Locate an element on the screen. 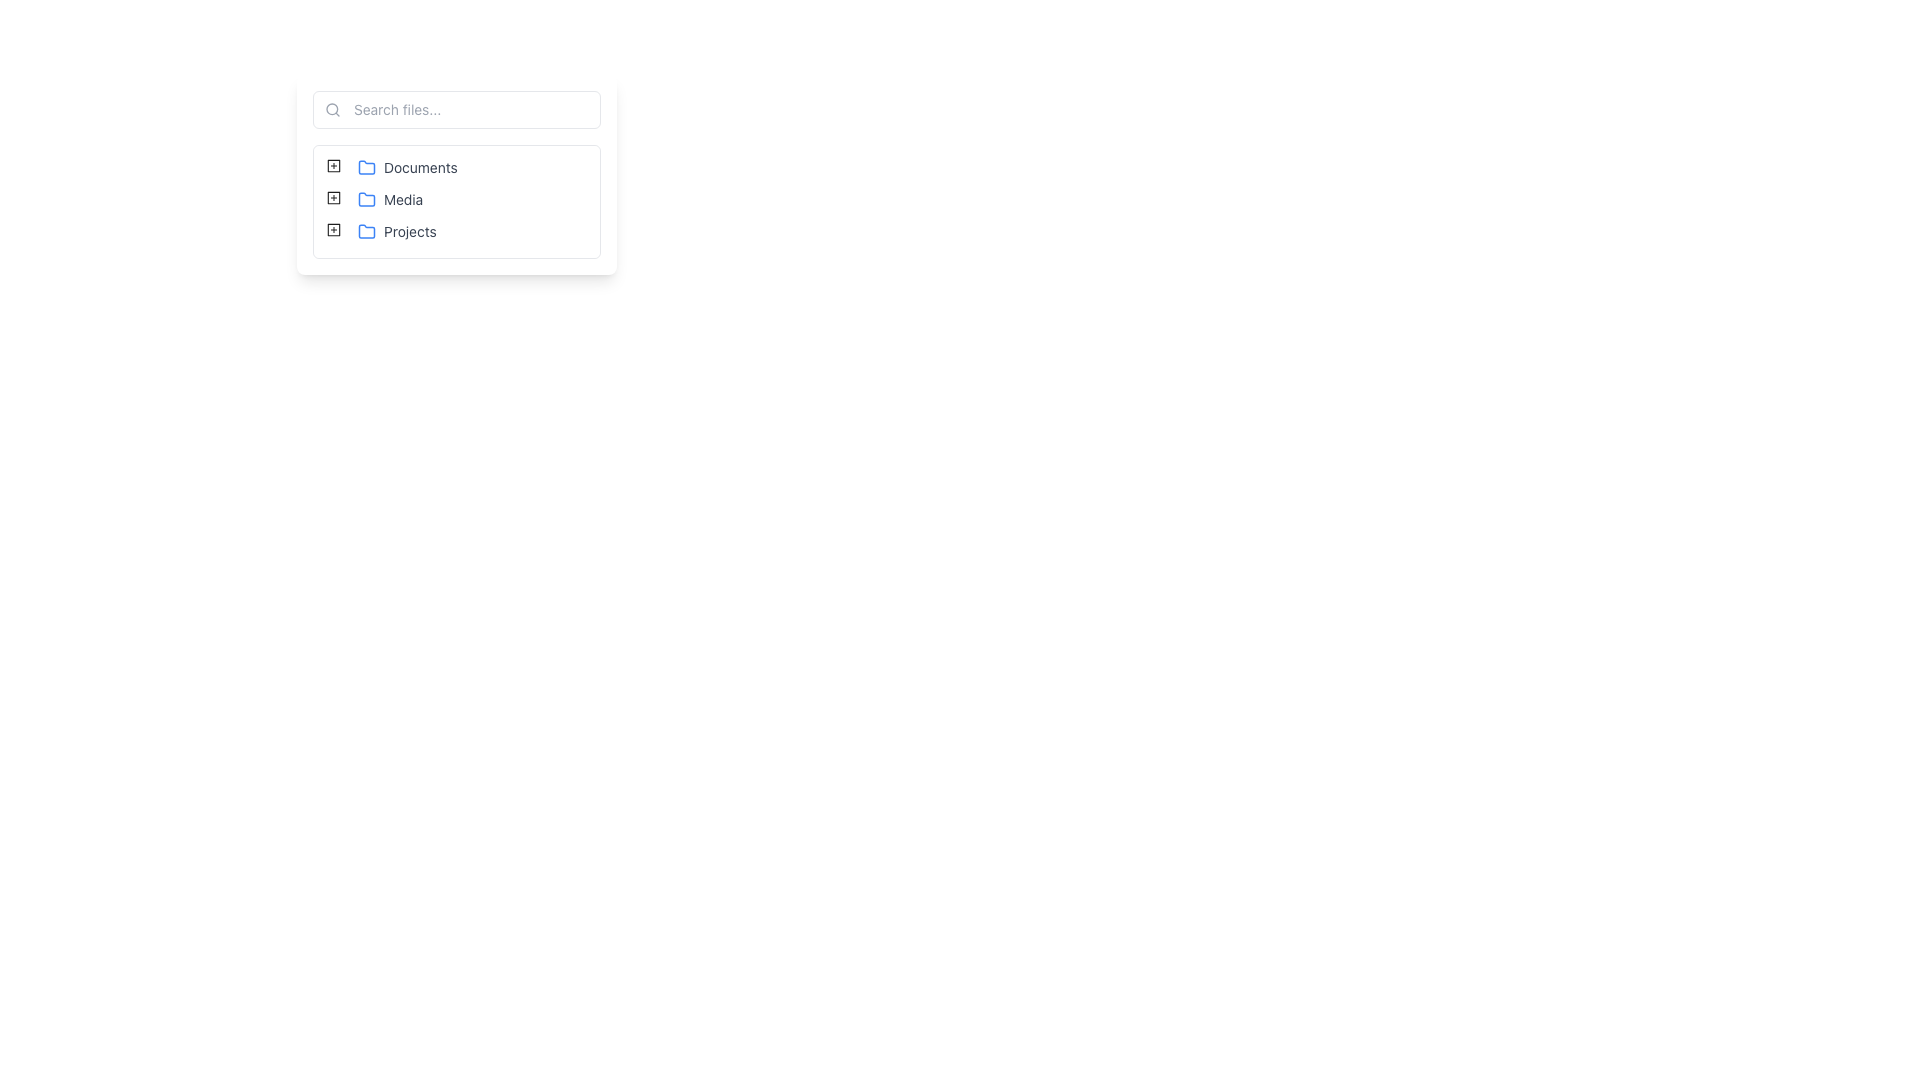 This screenshot has height=1080, width=1920. the blue folder icon associated with the 'Media' label is located at coordinates (366, 199).